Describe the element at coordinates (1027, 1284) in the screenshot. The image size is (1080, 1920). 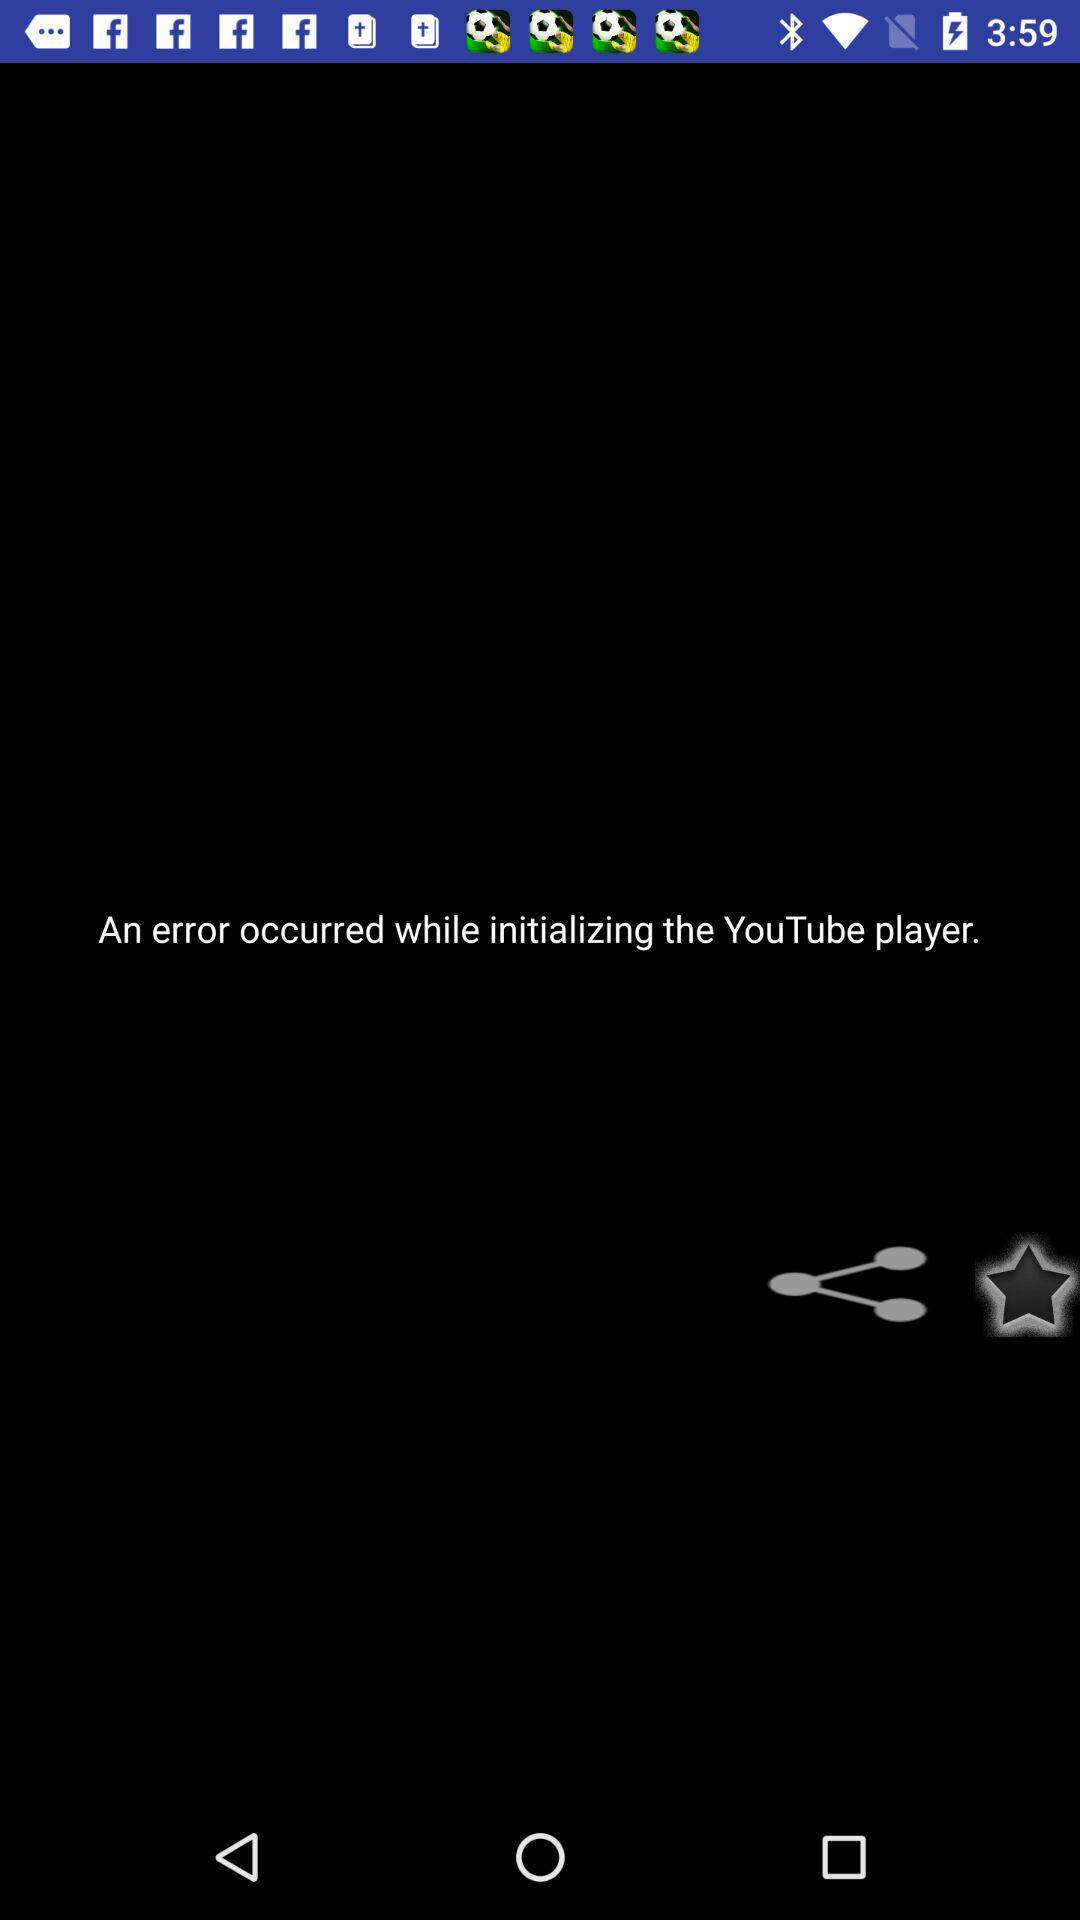
I see `icon below the an error occurred icon` at that location.